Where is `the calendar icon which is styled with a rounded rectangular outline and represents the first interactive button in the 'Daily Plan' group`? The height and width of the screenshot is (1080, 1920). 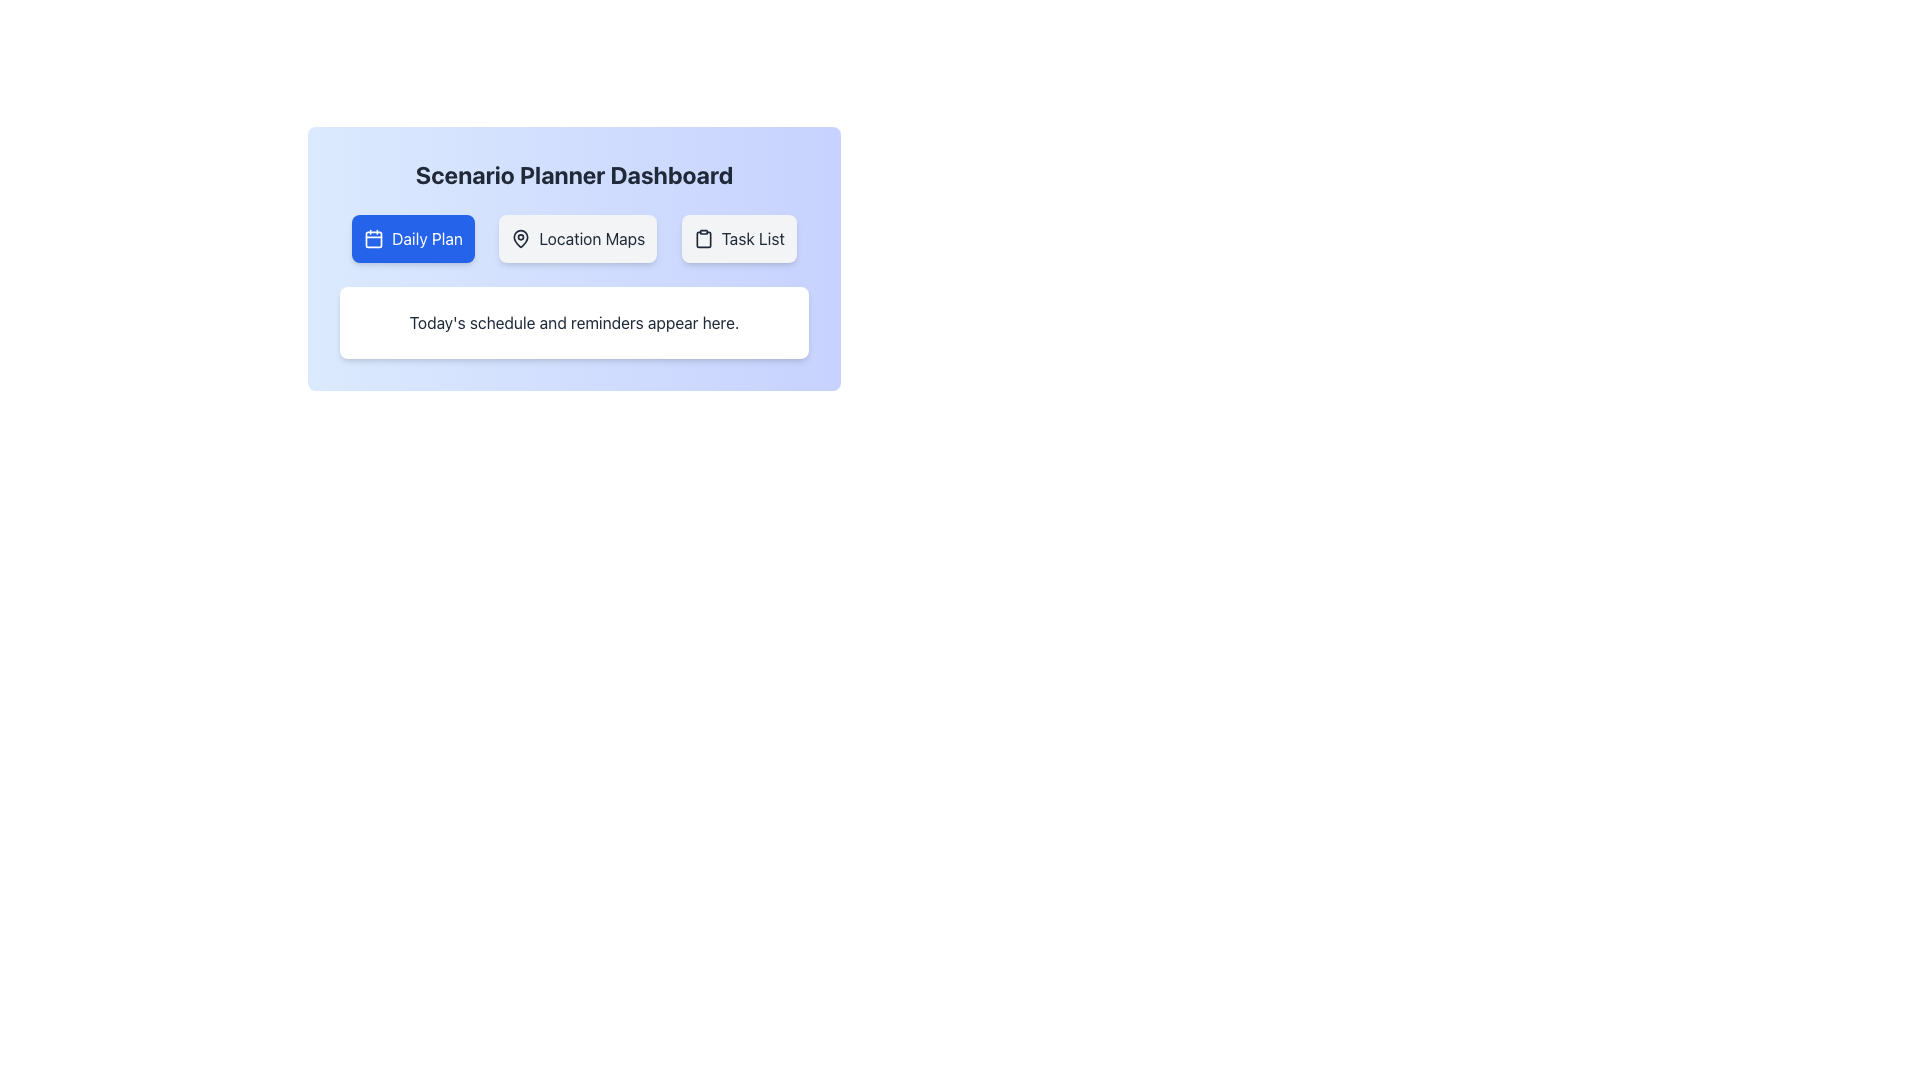 the calendar icon which is styled with a rounded rectangular outline and represents the first interactive button in the 'Daily Plan' group is located at coordinates (374, 238).